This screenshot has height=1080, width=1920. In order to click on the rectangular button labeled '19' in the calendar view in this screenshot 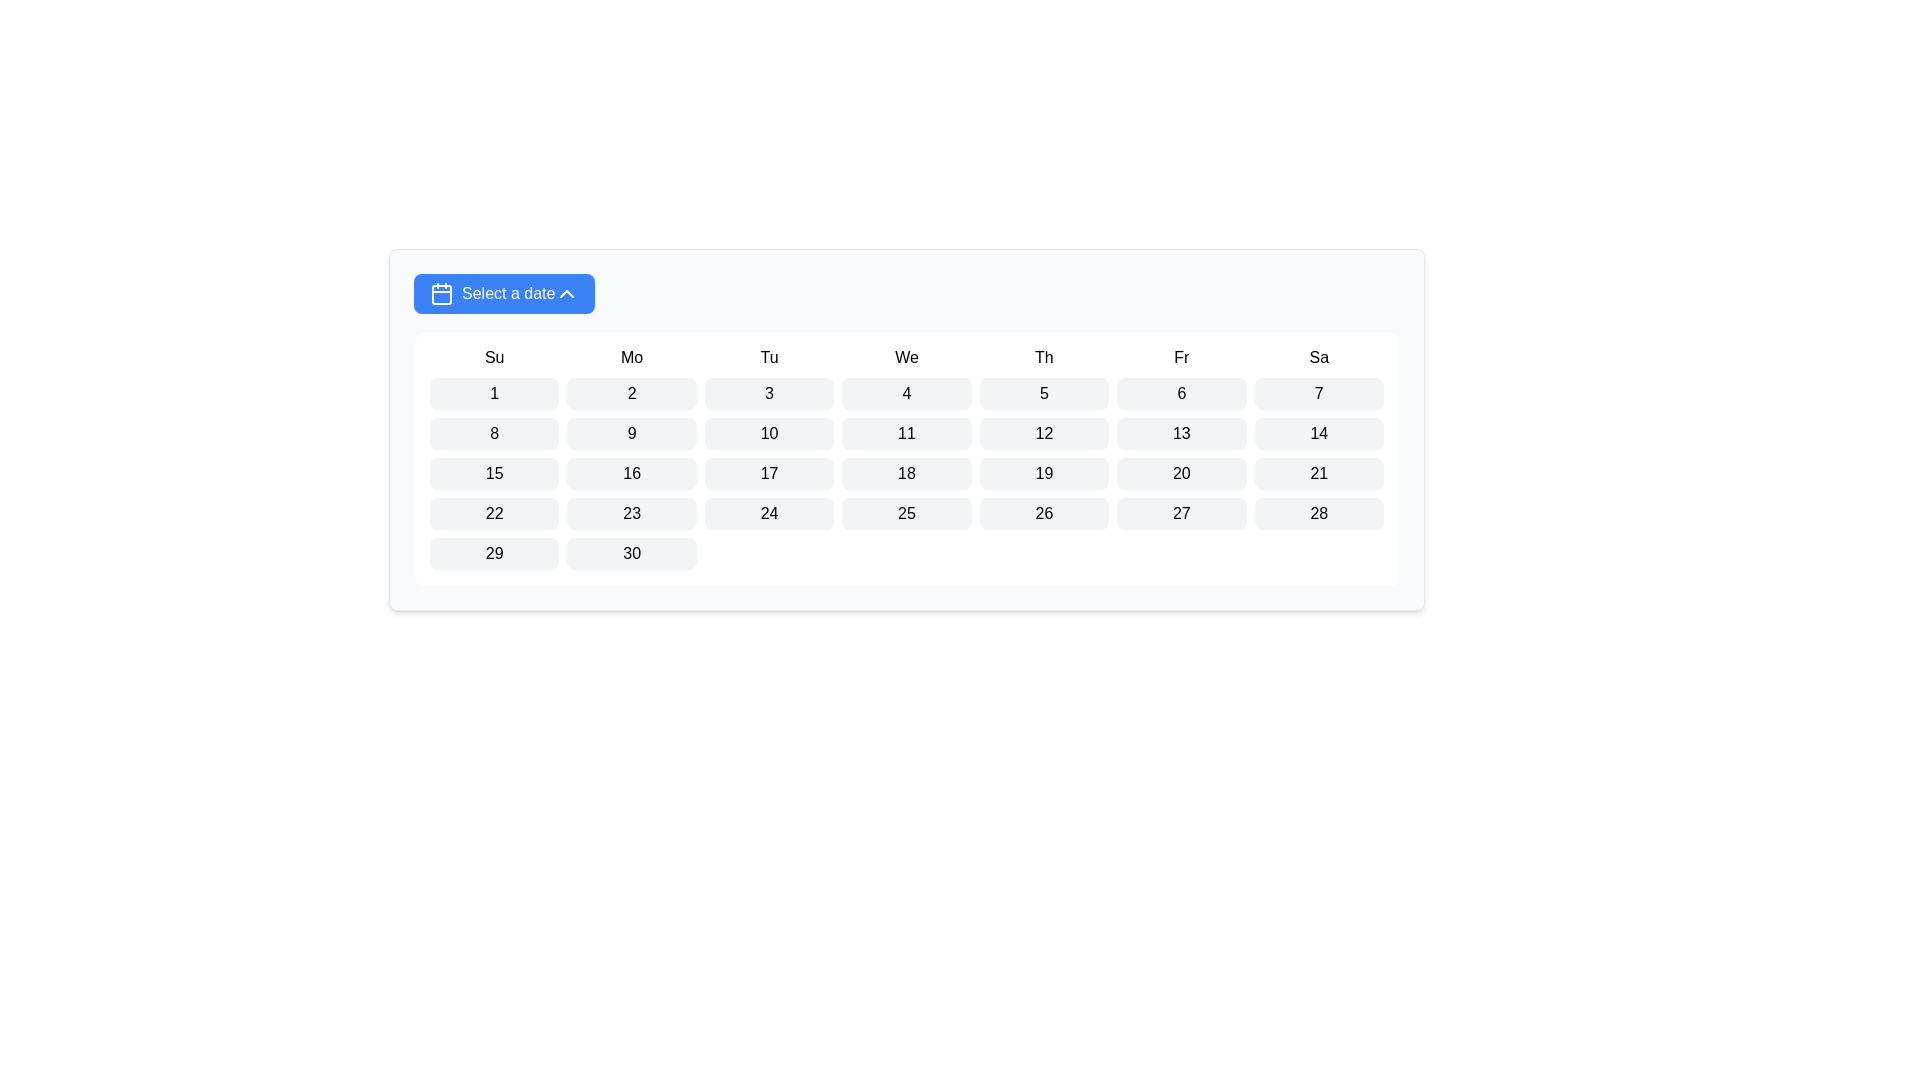, I will do `click(1043, 474)`.